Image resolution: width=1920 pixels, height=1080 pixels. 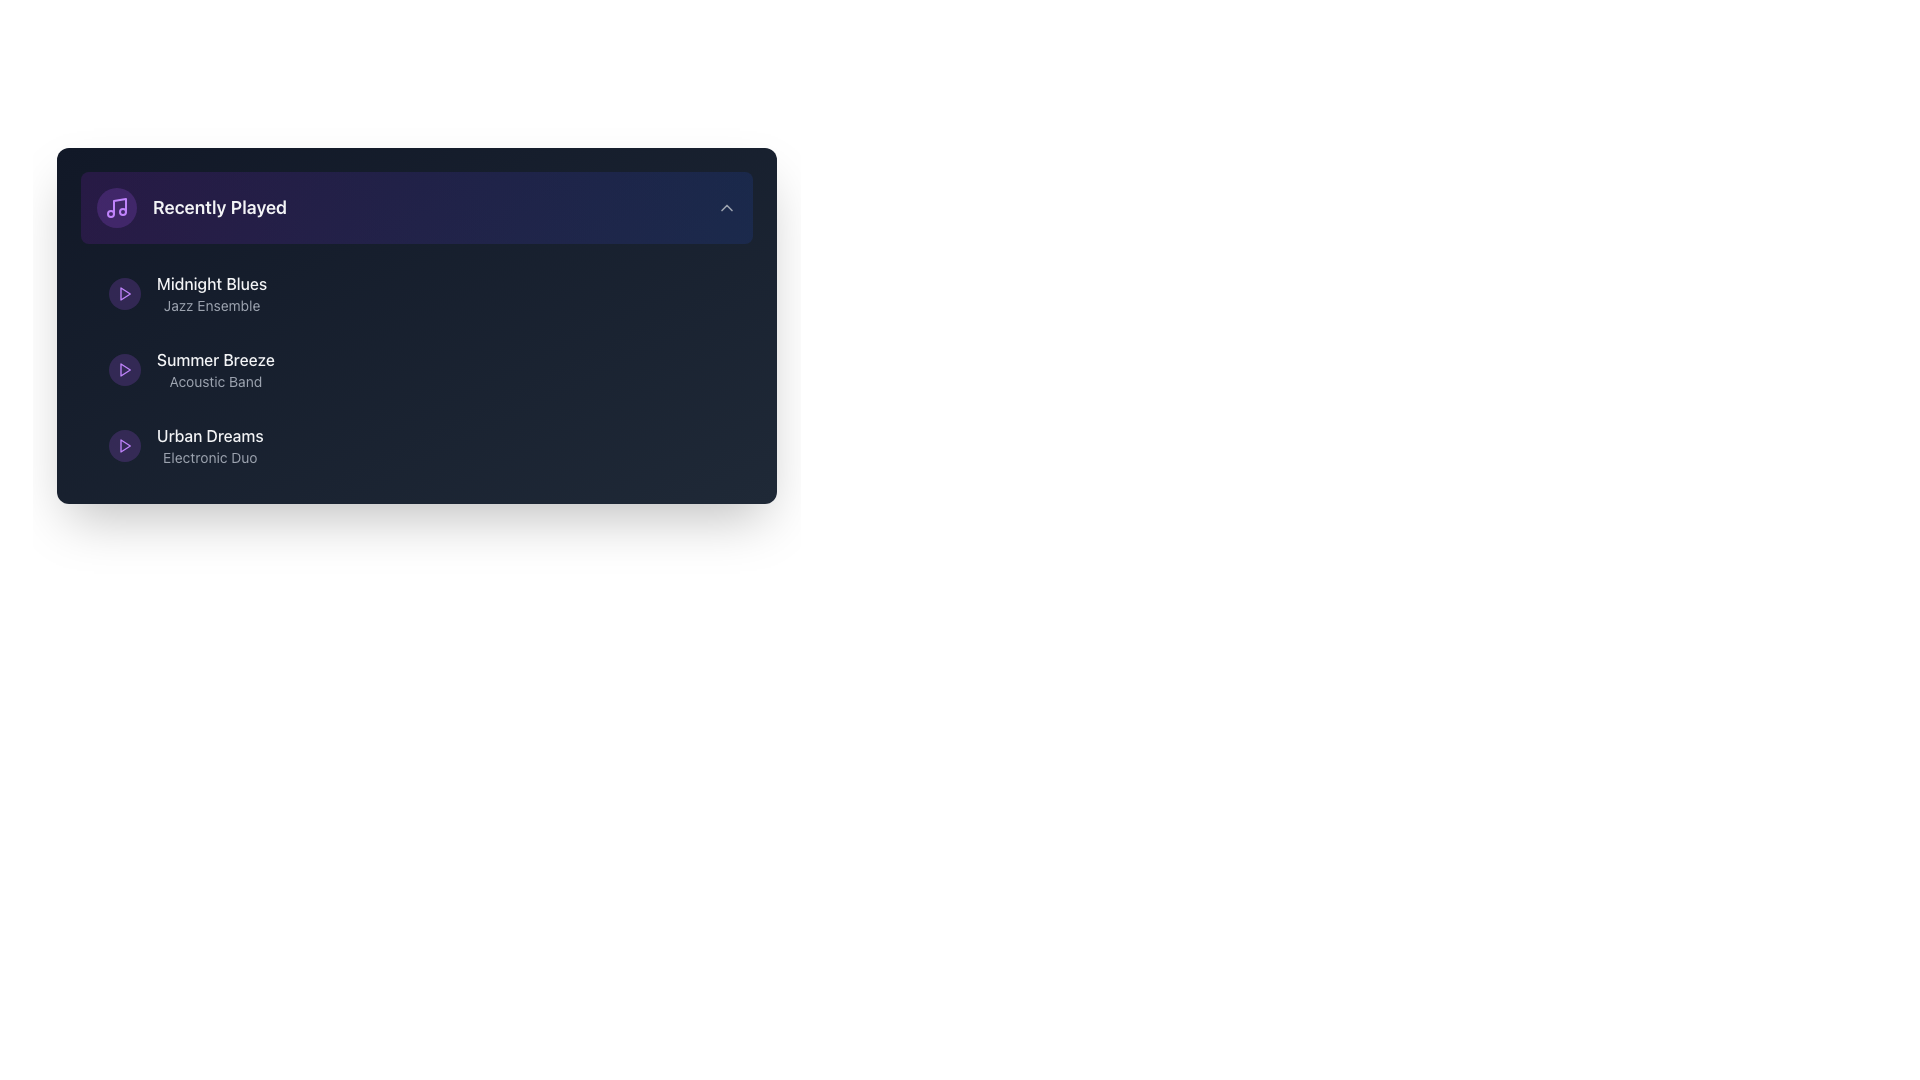 What do you see at coordinates (123, 445) in the screenshot?
I see `the Play button, which is a circular button with a translucent purple background and a play icon, positioned as the third item under the 'Recently Played' section` at bounding box center [123, 445].